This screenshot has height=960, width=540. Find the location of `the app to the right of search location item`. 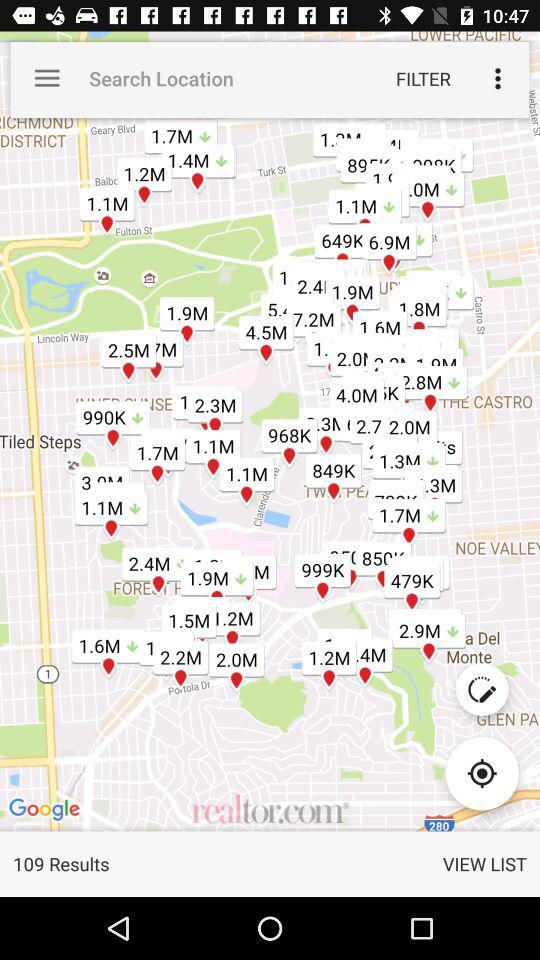

the app to the right of search location item is located at coordinates (422, 78).